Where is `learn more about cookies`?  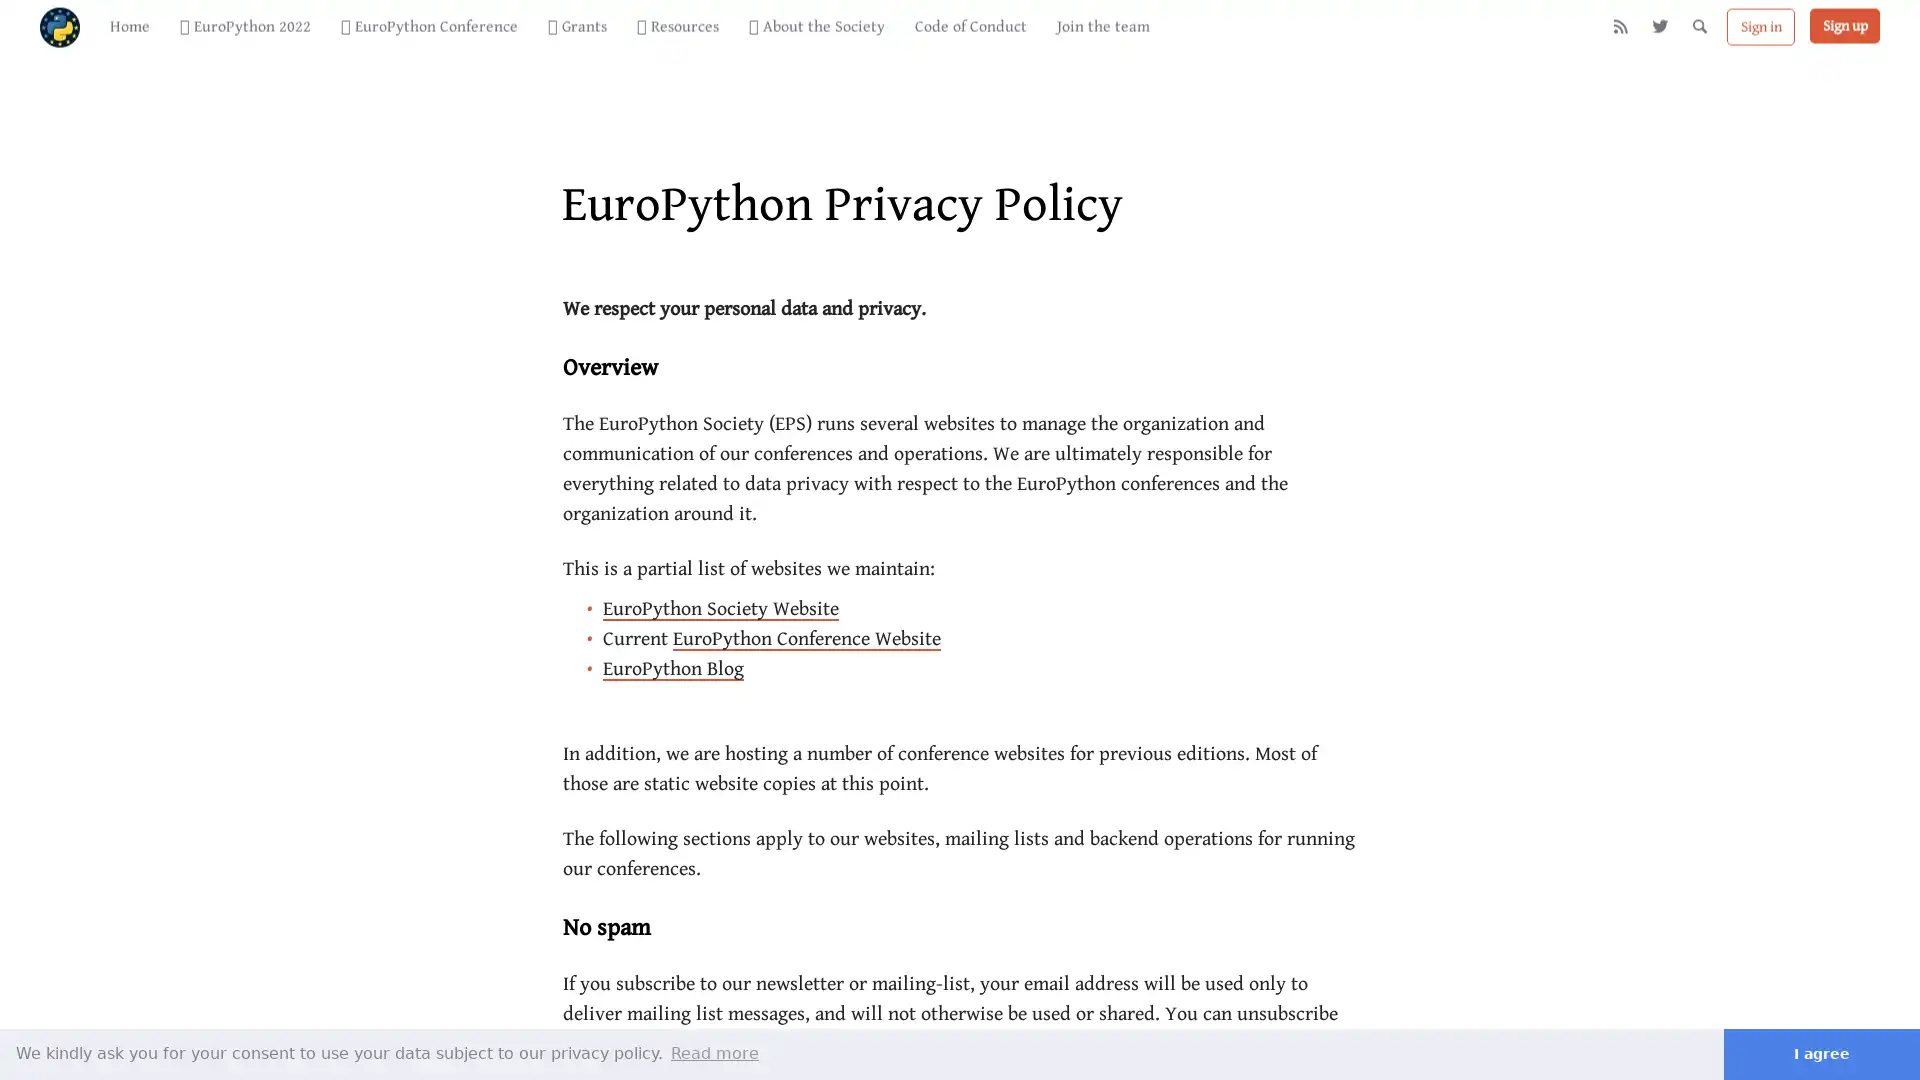 learn more about cookies is located at coordinates (715, 1052).